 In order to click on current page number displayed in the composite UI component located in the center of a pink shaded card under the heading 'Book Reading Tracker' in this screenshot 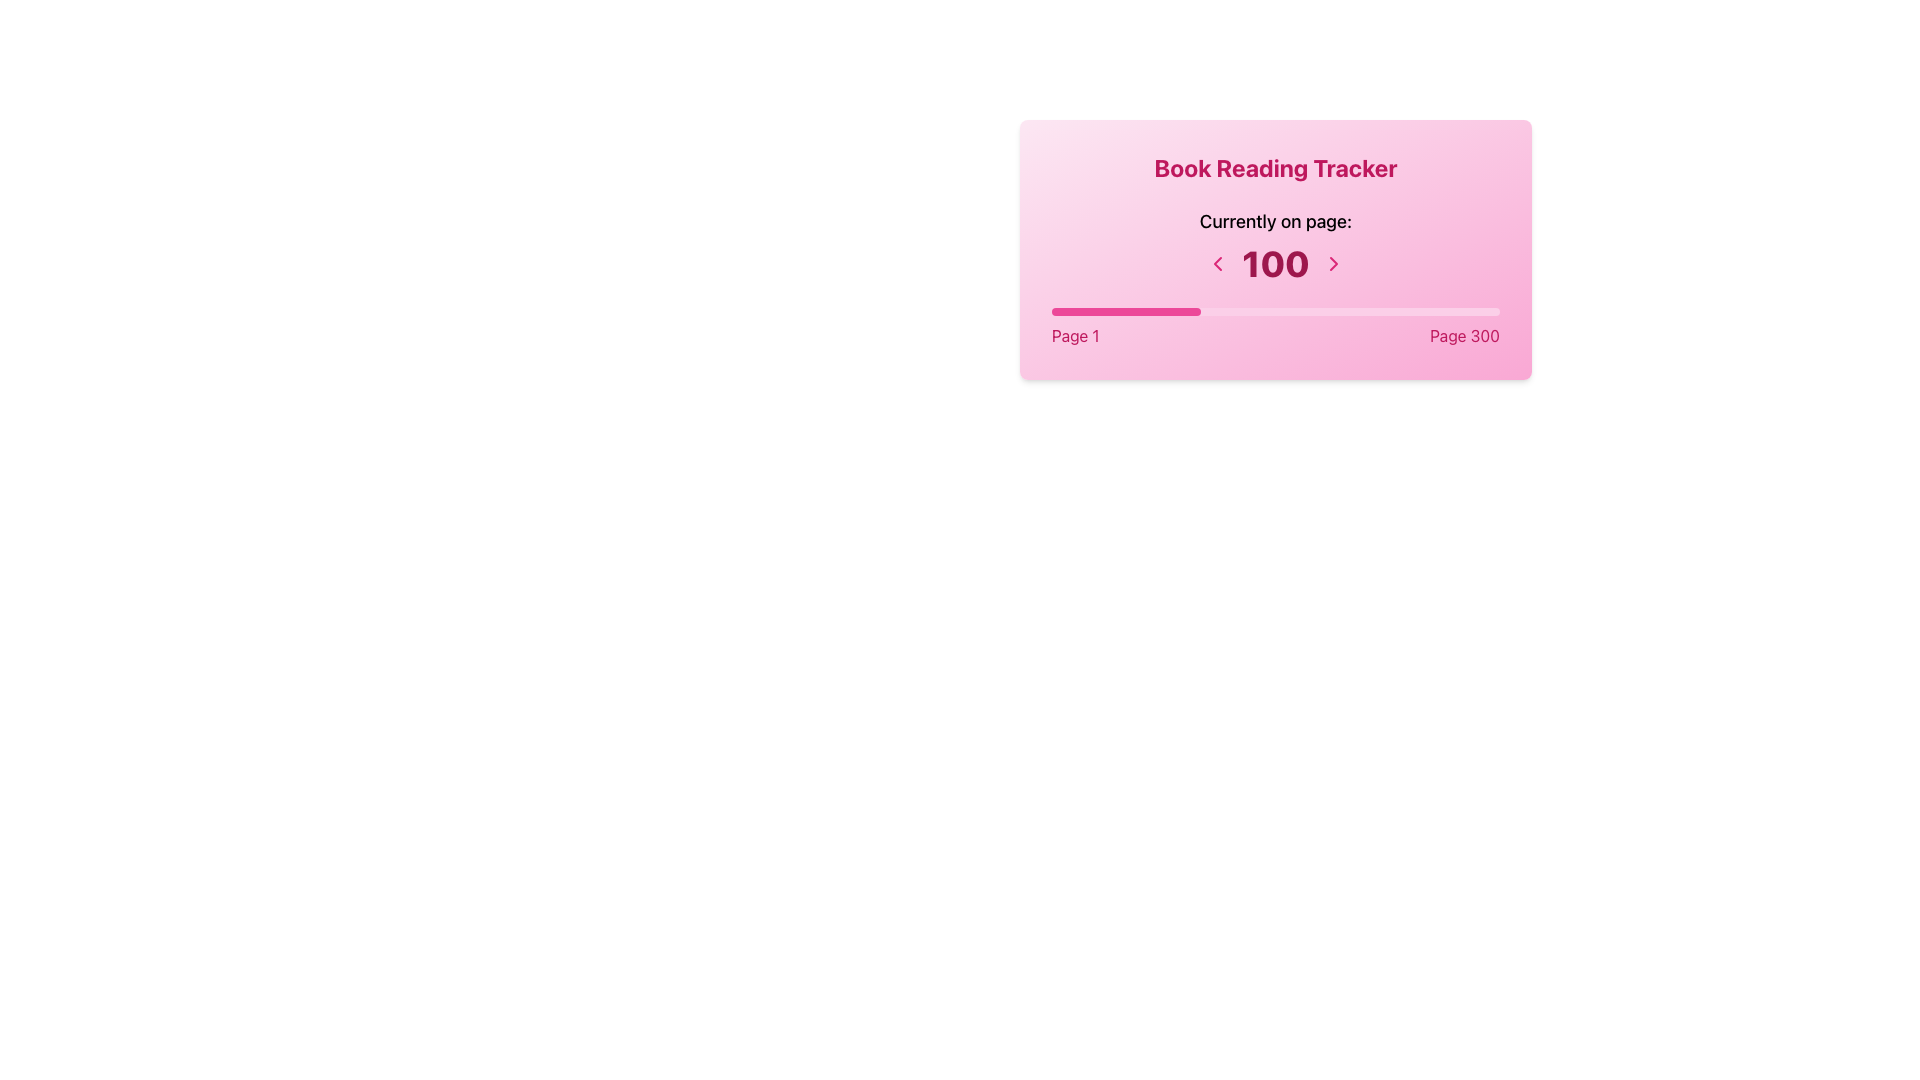, I will do `click(1275, 245)`.